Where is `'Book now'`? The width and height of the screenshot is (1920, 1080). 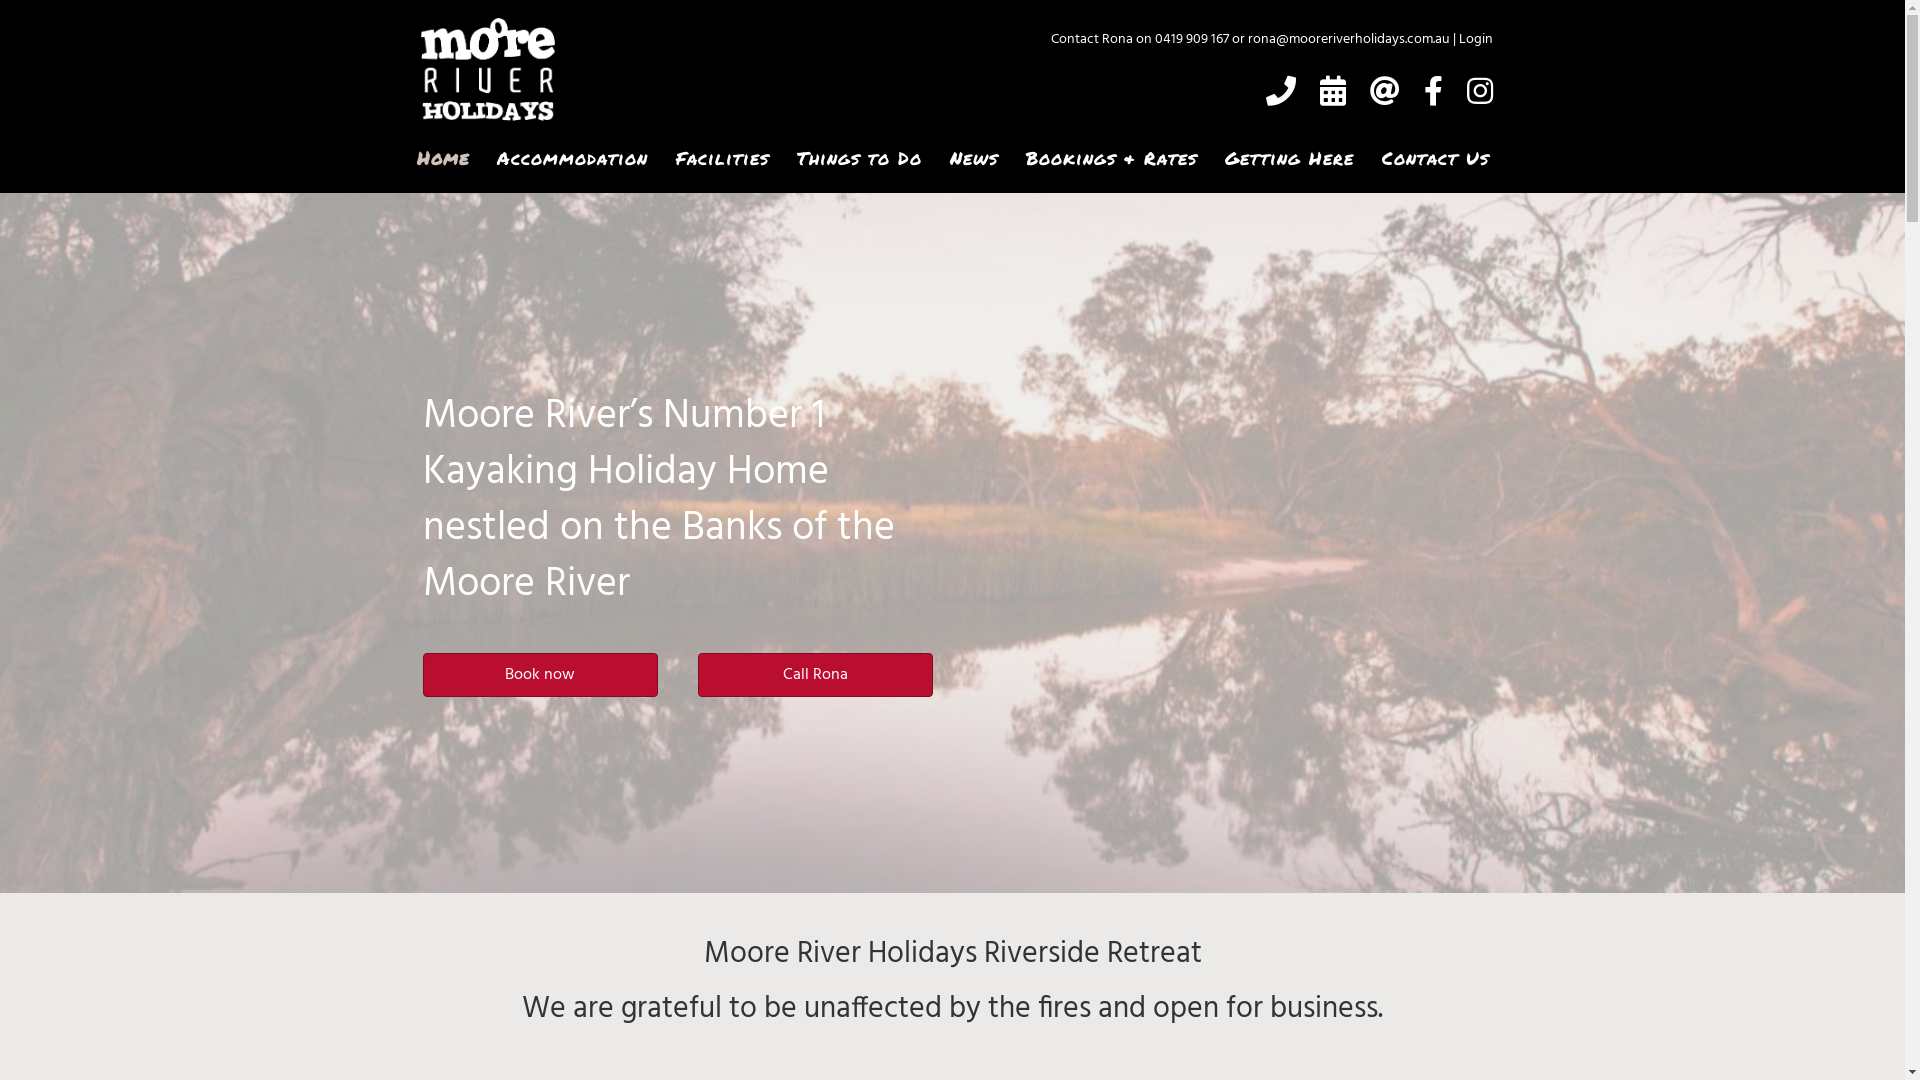
'Book now' is located at coordinates (421, 675).